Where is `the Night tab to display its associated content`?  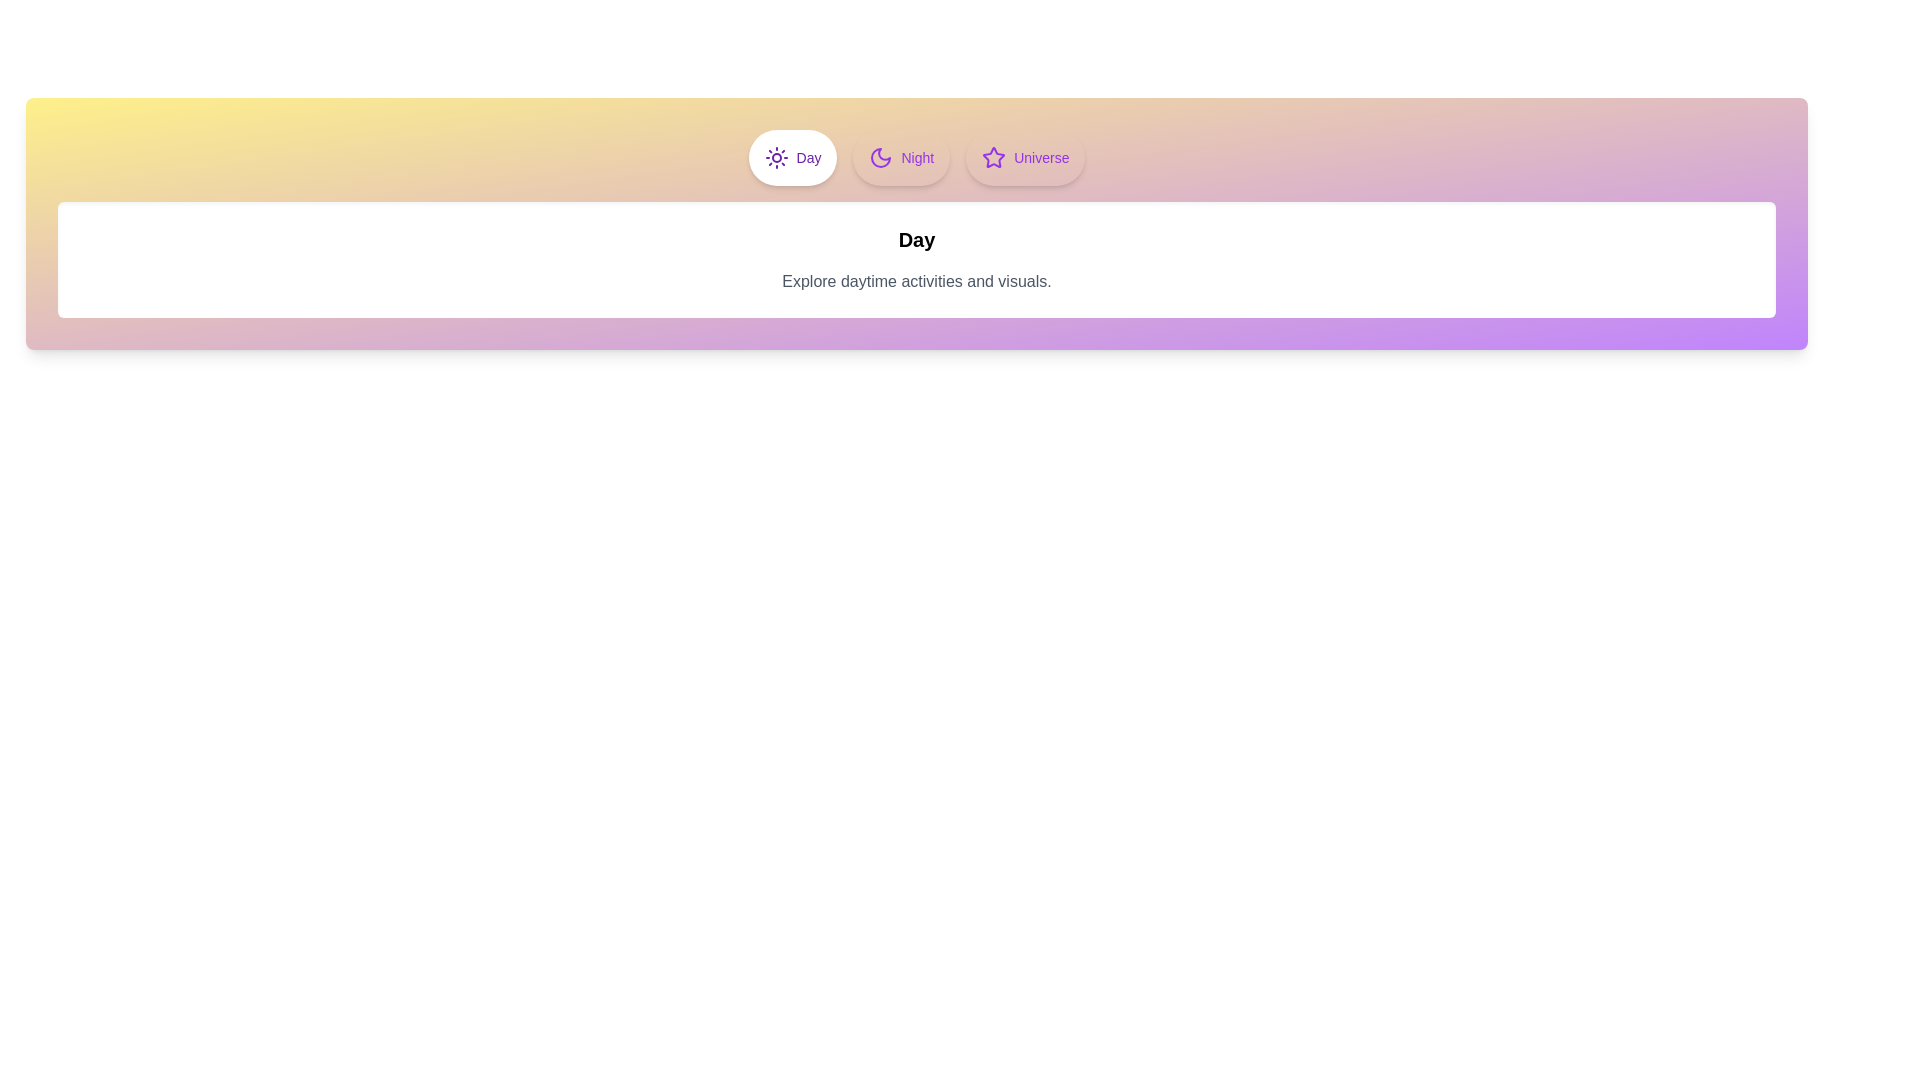 the Night tab to display its associated content is located at coordinates (900, 157).